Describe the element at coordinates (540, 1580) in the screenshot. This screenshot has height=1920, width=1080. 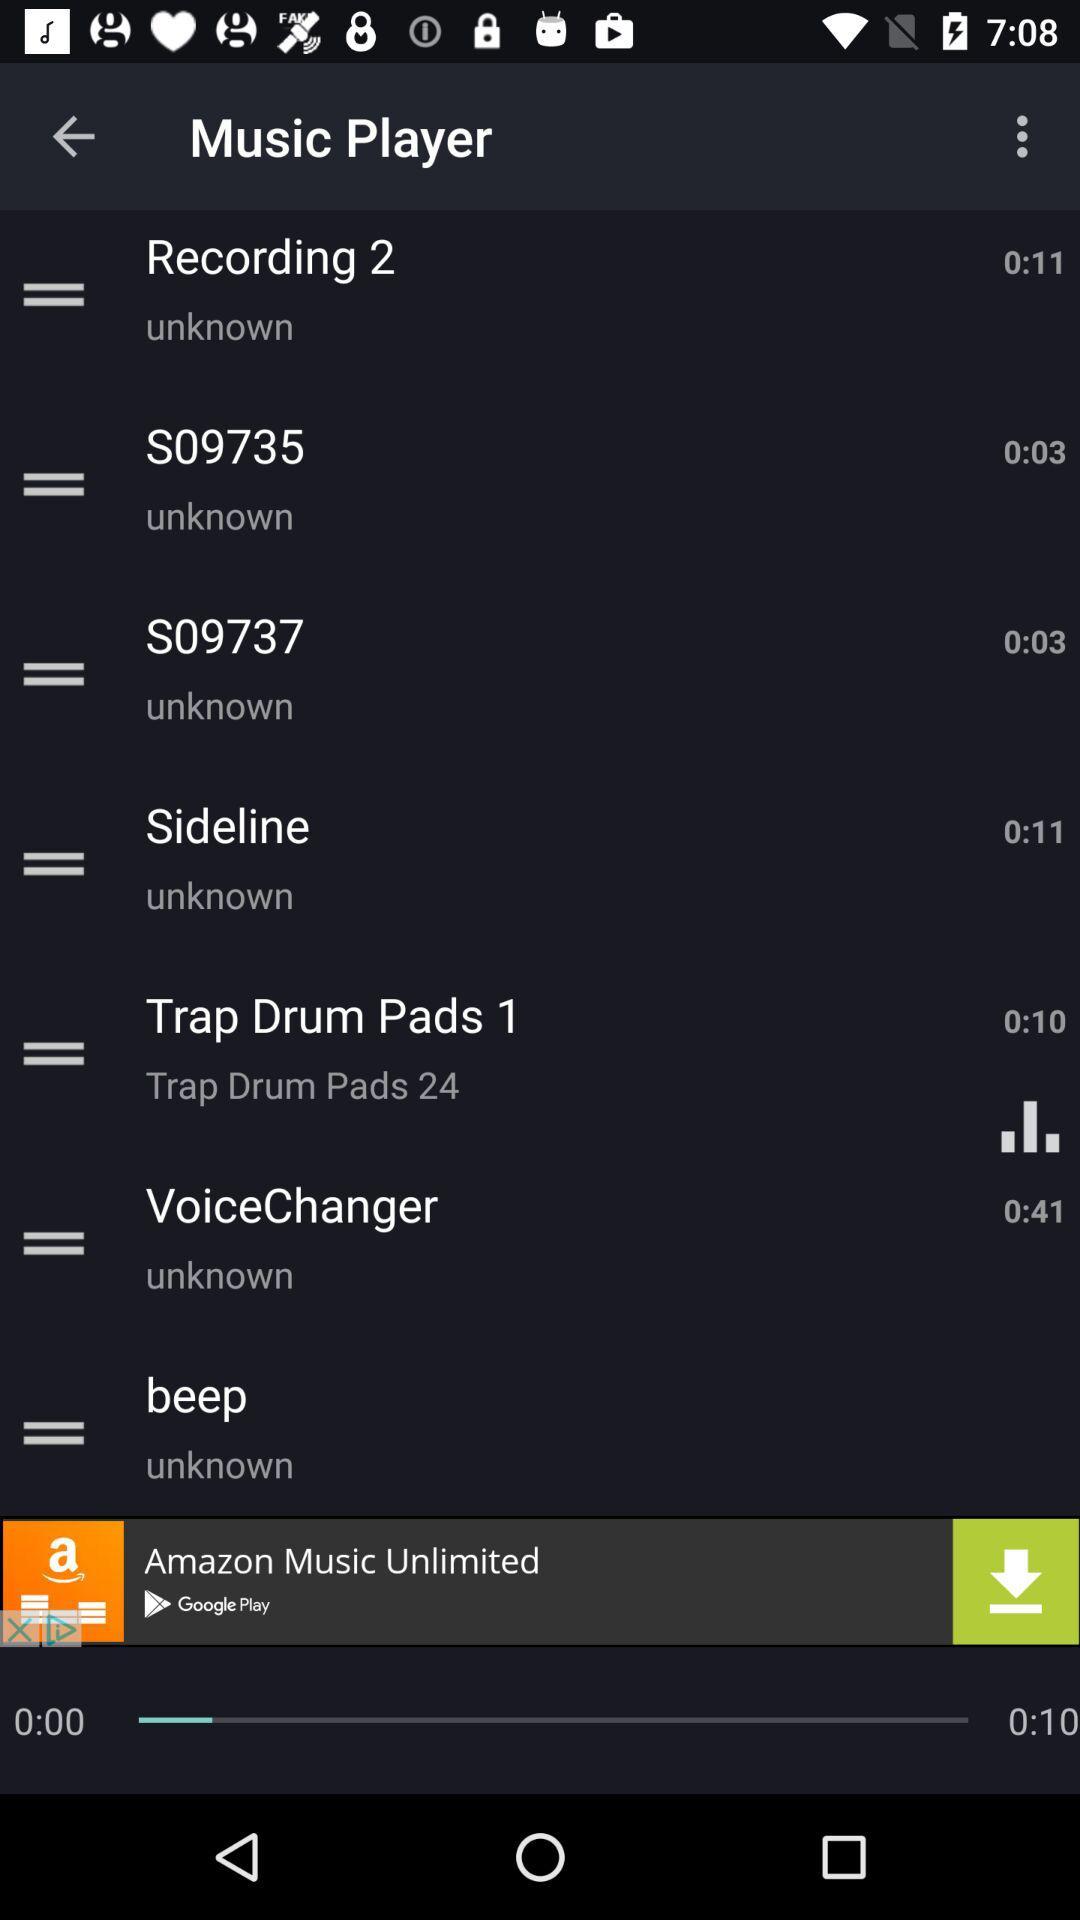
I see `download button` at that location.